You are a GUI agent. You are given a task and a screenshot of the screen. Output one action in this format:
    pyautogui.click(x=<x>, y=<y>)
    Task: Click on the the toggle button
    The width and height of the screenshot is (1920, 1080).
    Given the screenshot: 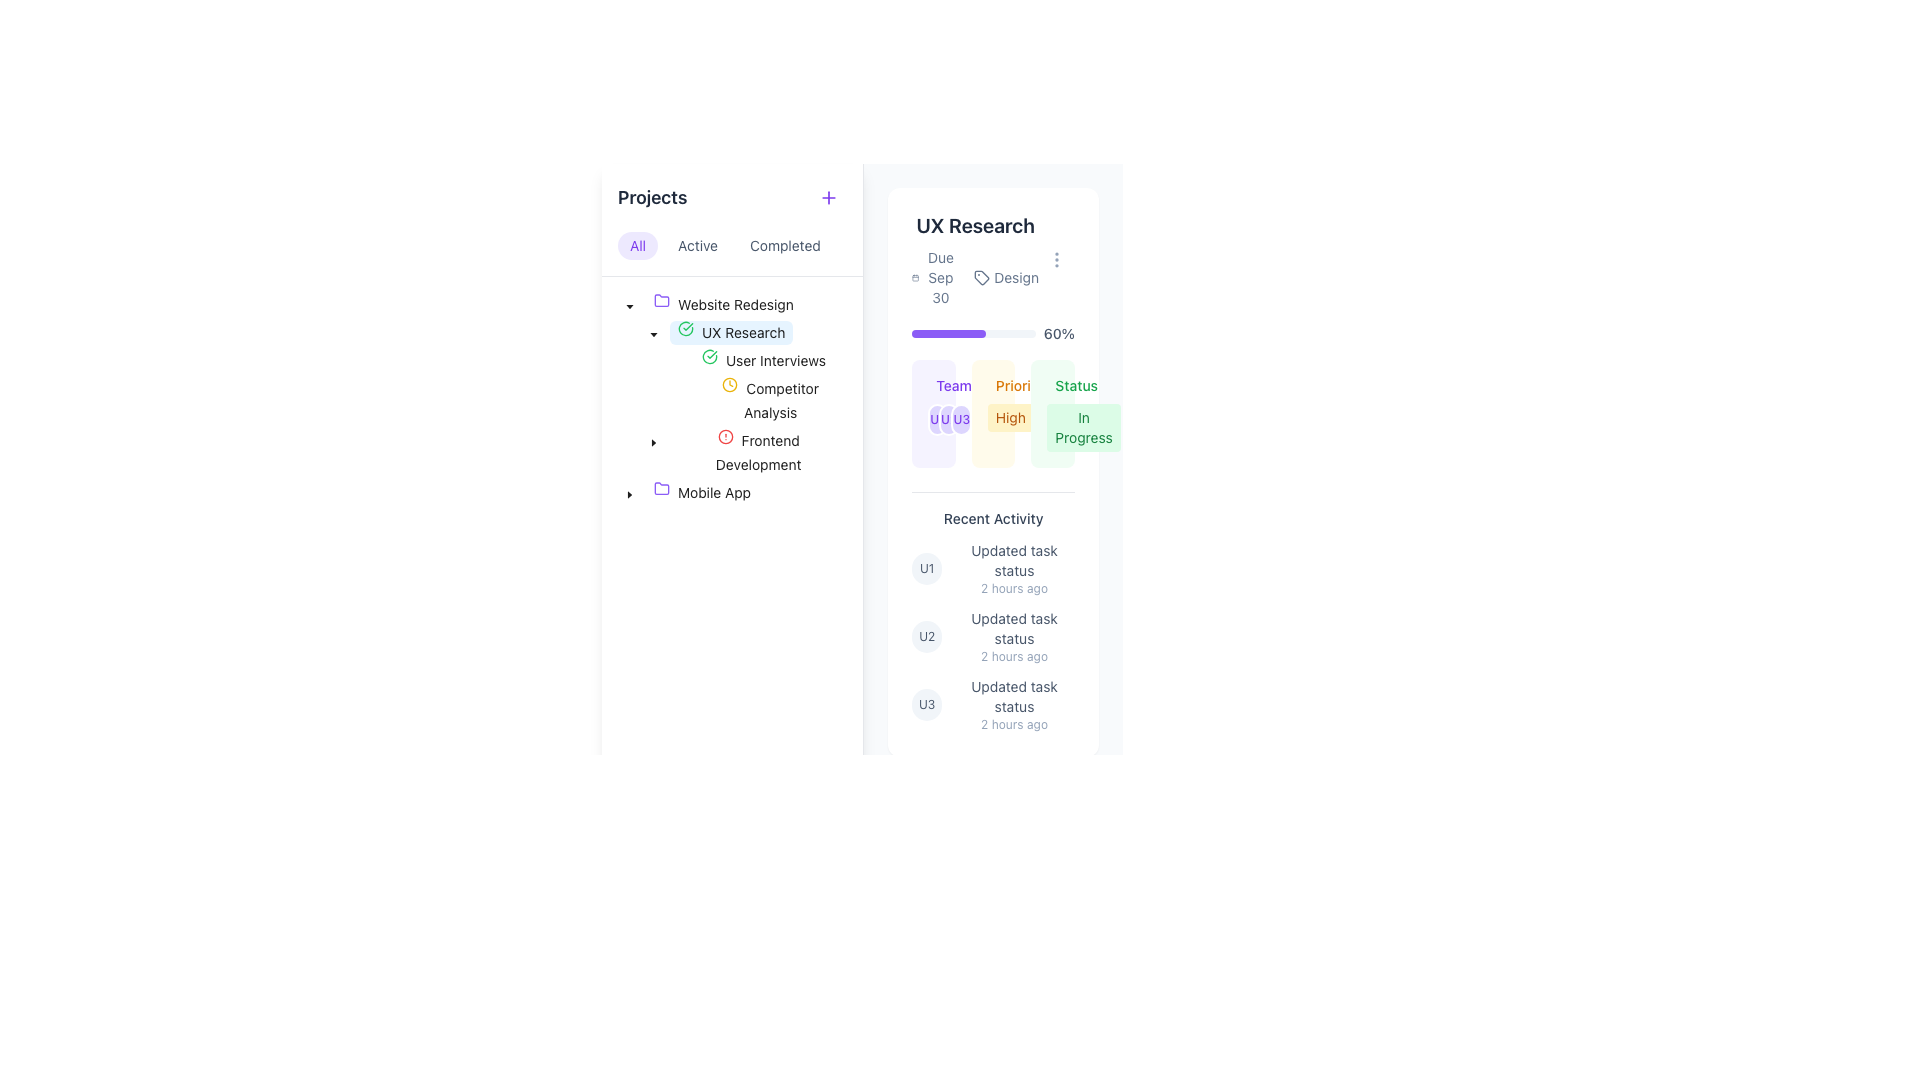 What is the action you would take?
    pyautogui.click(x=653, y=452)
    